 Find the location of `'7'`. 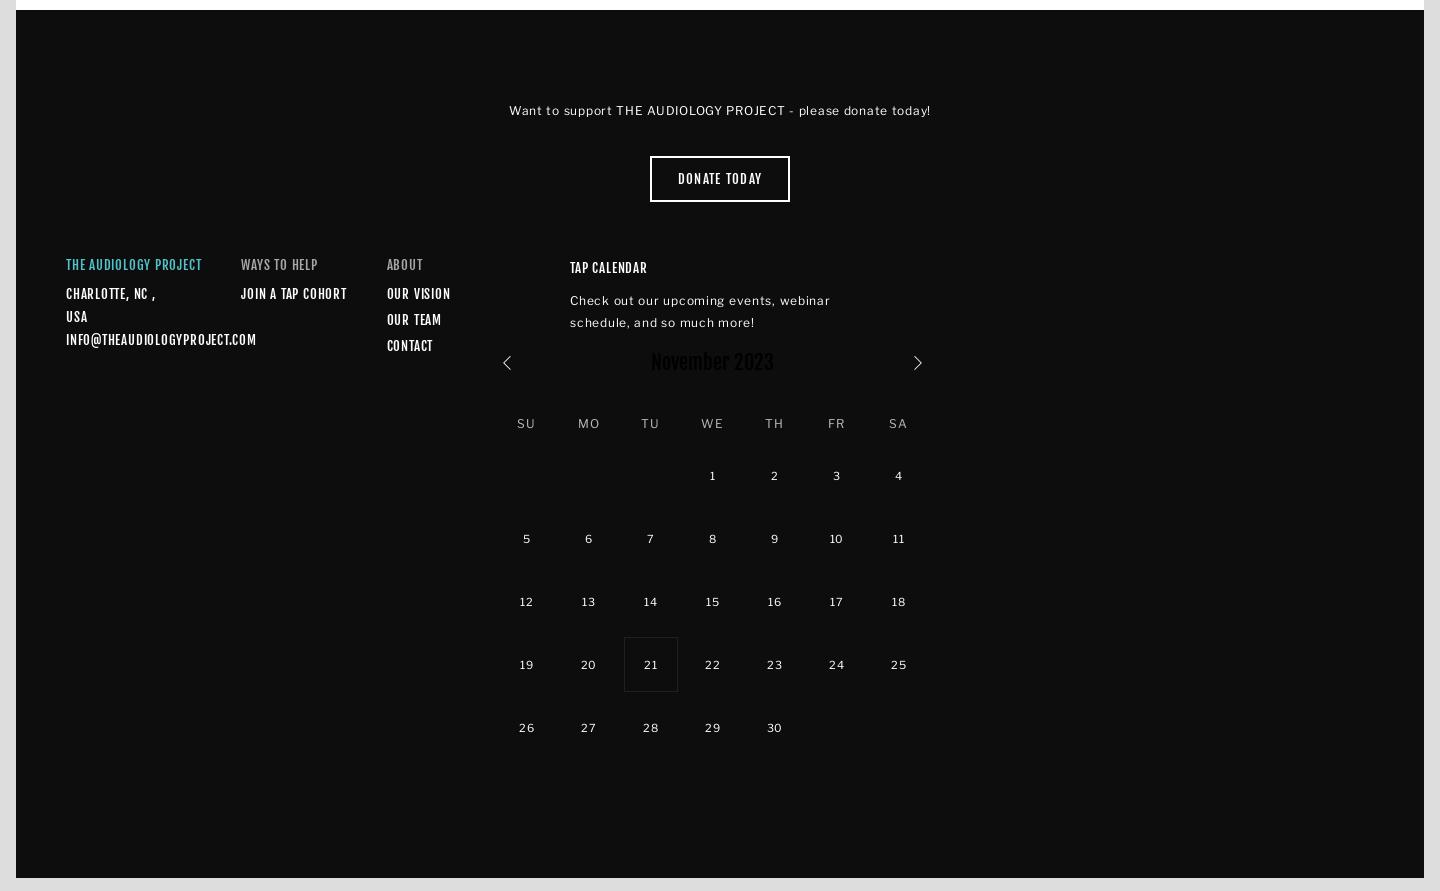

'7' is located at coordinates (649, 537).